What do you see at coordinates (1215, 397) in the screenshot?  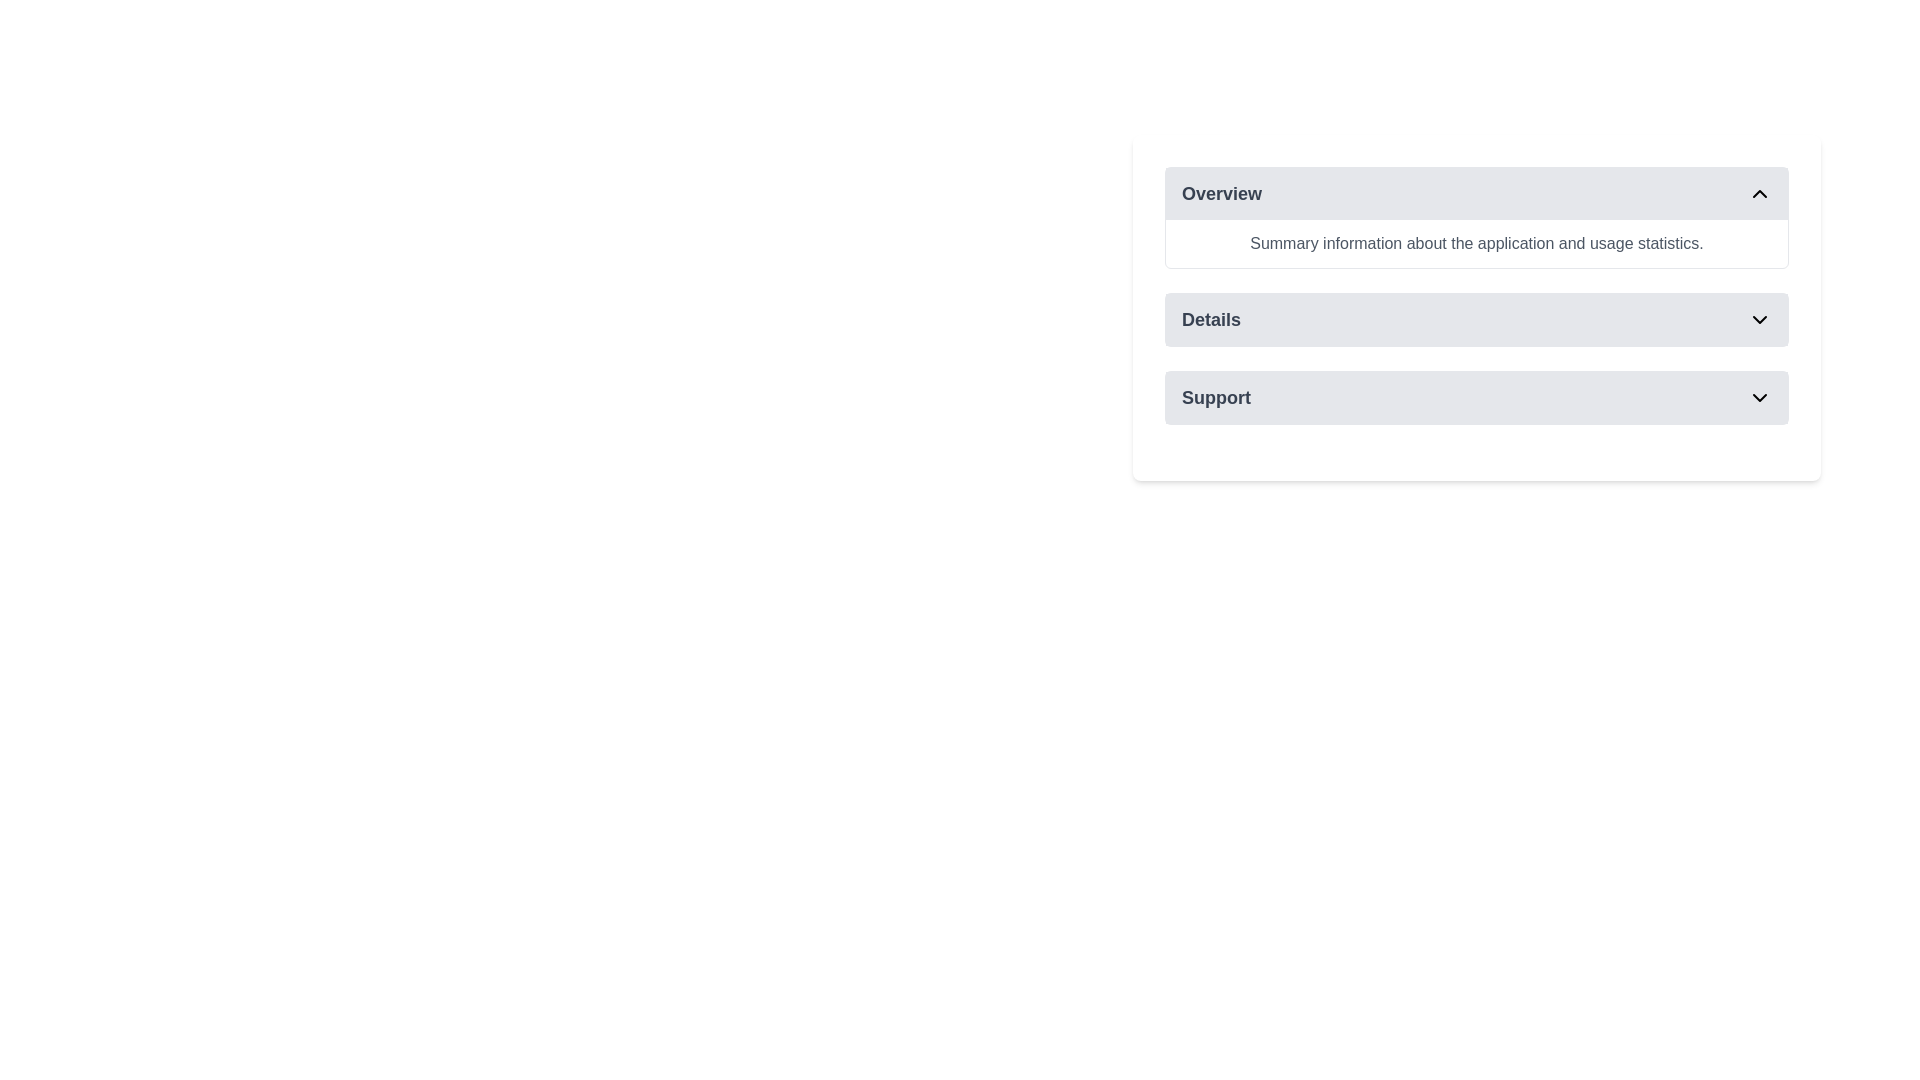 I see `the 'Support' text label, which is bold and grayish, located in the left section of the collapsible sections in the middle-right of the interface` at bounding box center [1215, 397].